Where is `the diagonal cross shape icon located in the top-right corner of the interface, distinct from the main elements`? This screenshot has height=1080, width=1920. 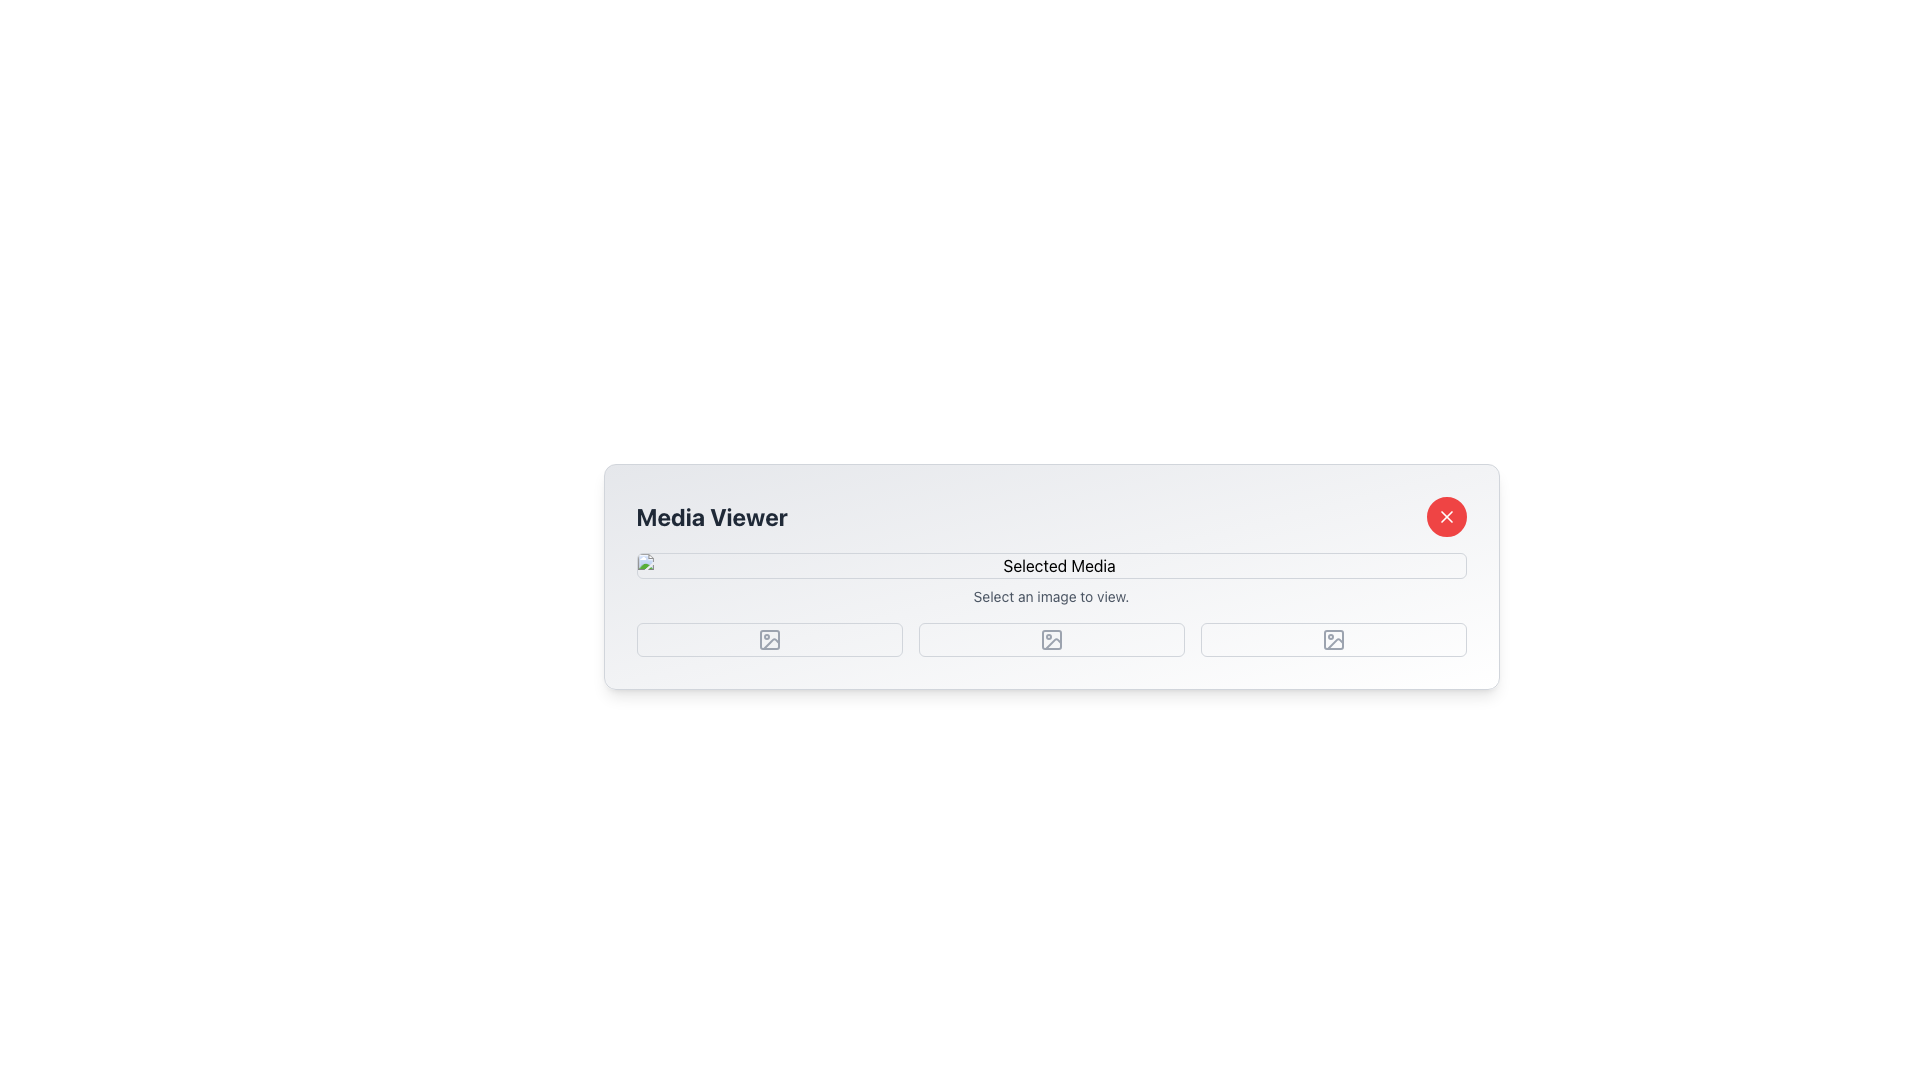
the diagonal cross shape icon located in the top-right corner of the interface, distinct from the main elements is located at coordinates (1446, 515).